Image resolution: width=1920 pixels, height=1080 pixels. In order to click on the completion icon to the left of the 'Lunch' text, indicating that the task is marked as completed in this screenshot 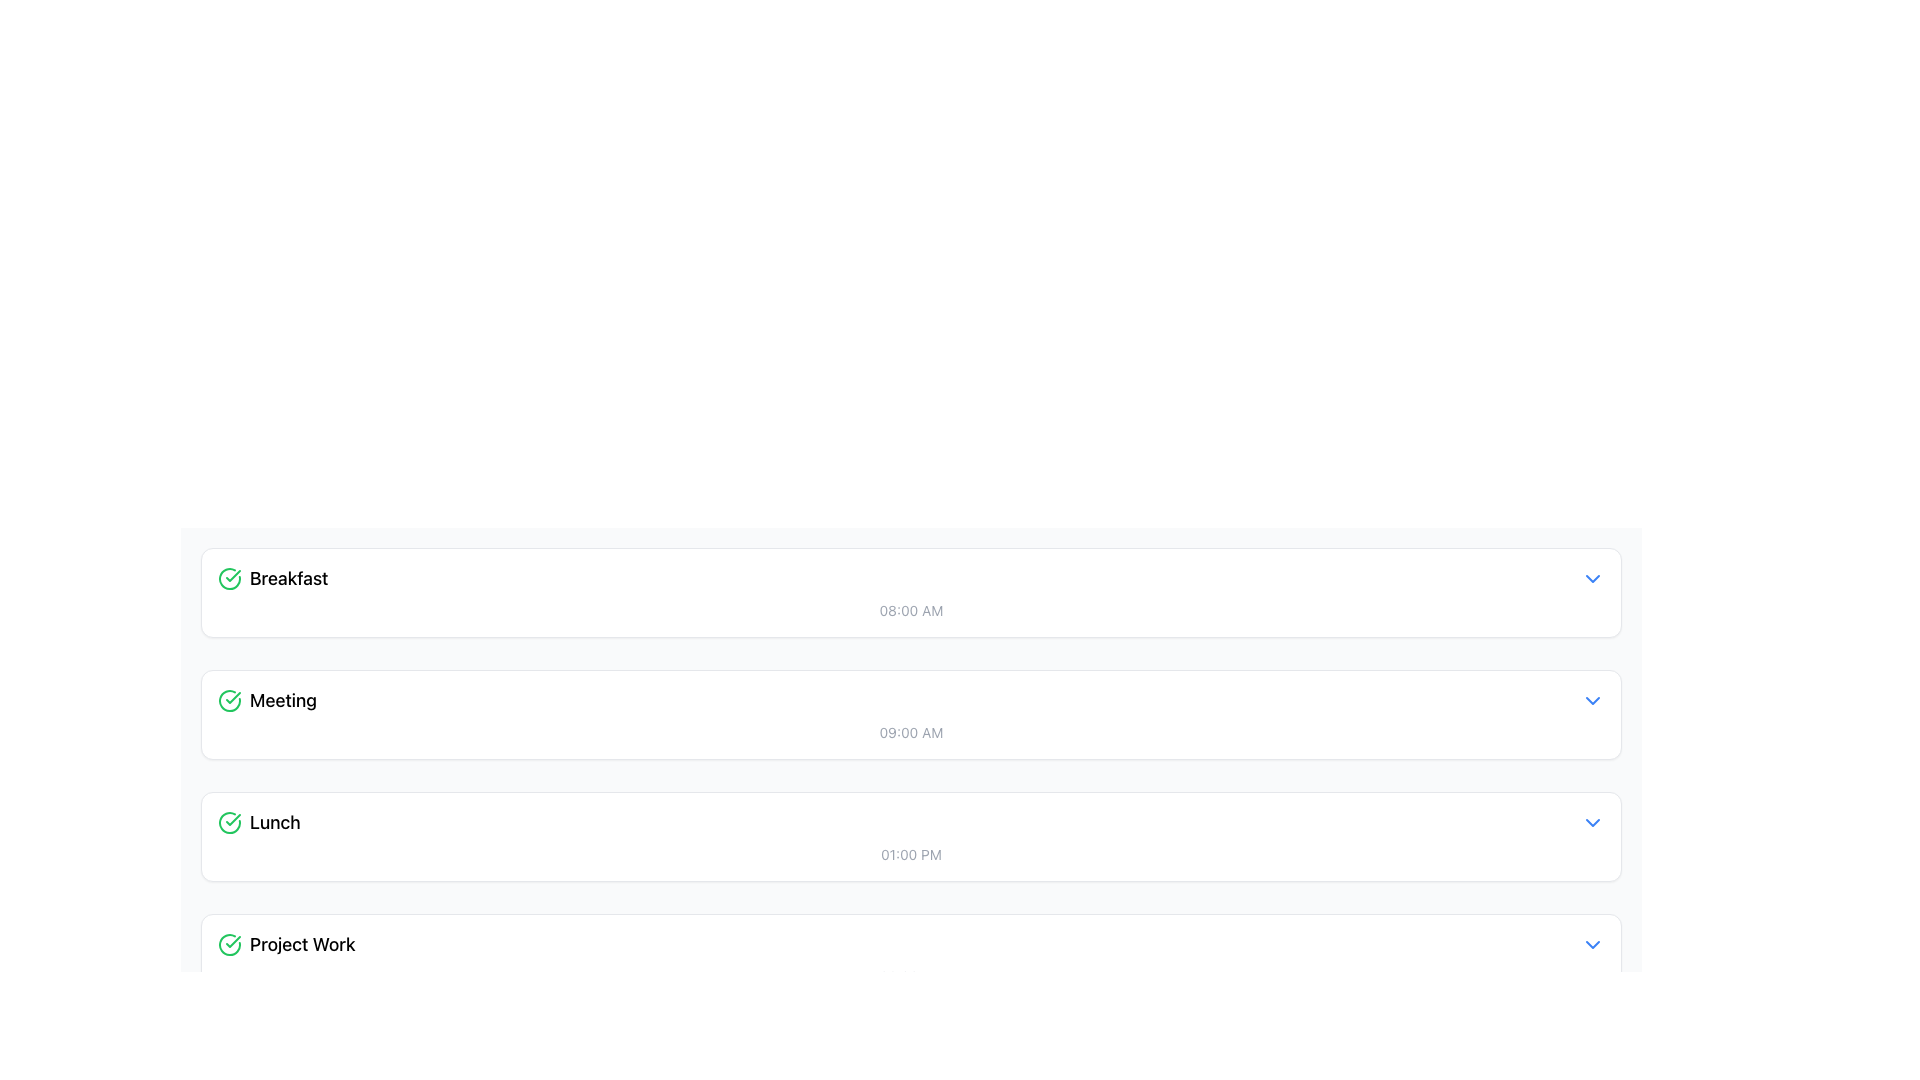, I will do `click(230, 822)`.